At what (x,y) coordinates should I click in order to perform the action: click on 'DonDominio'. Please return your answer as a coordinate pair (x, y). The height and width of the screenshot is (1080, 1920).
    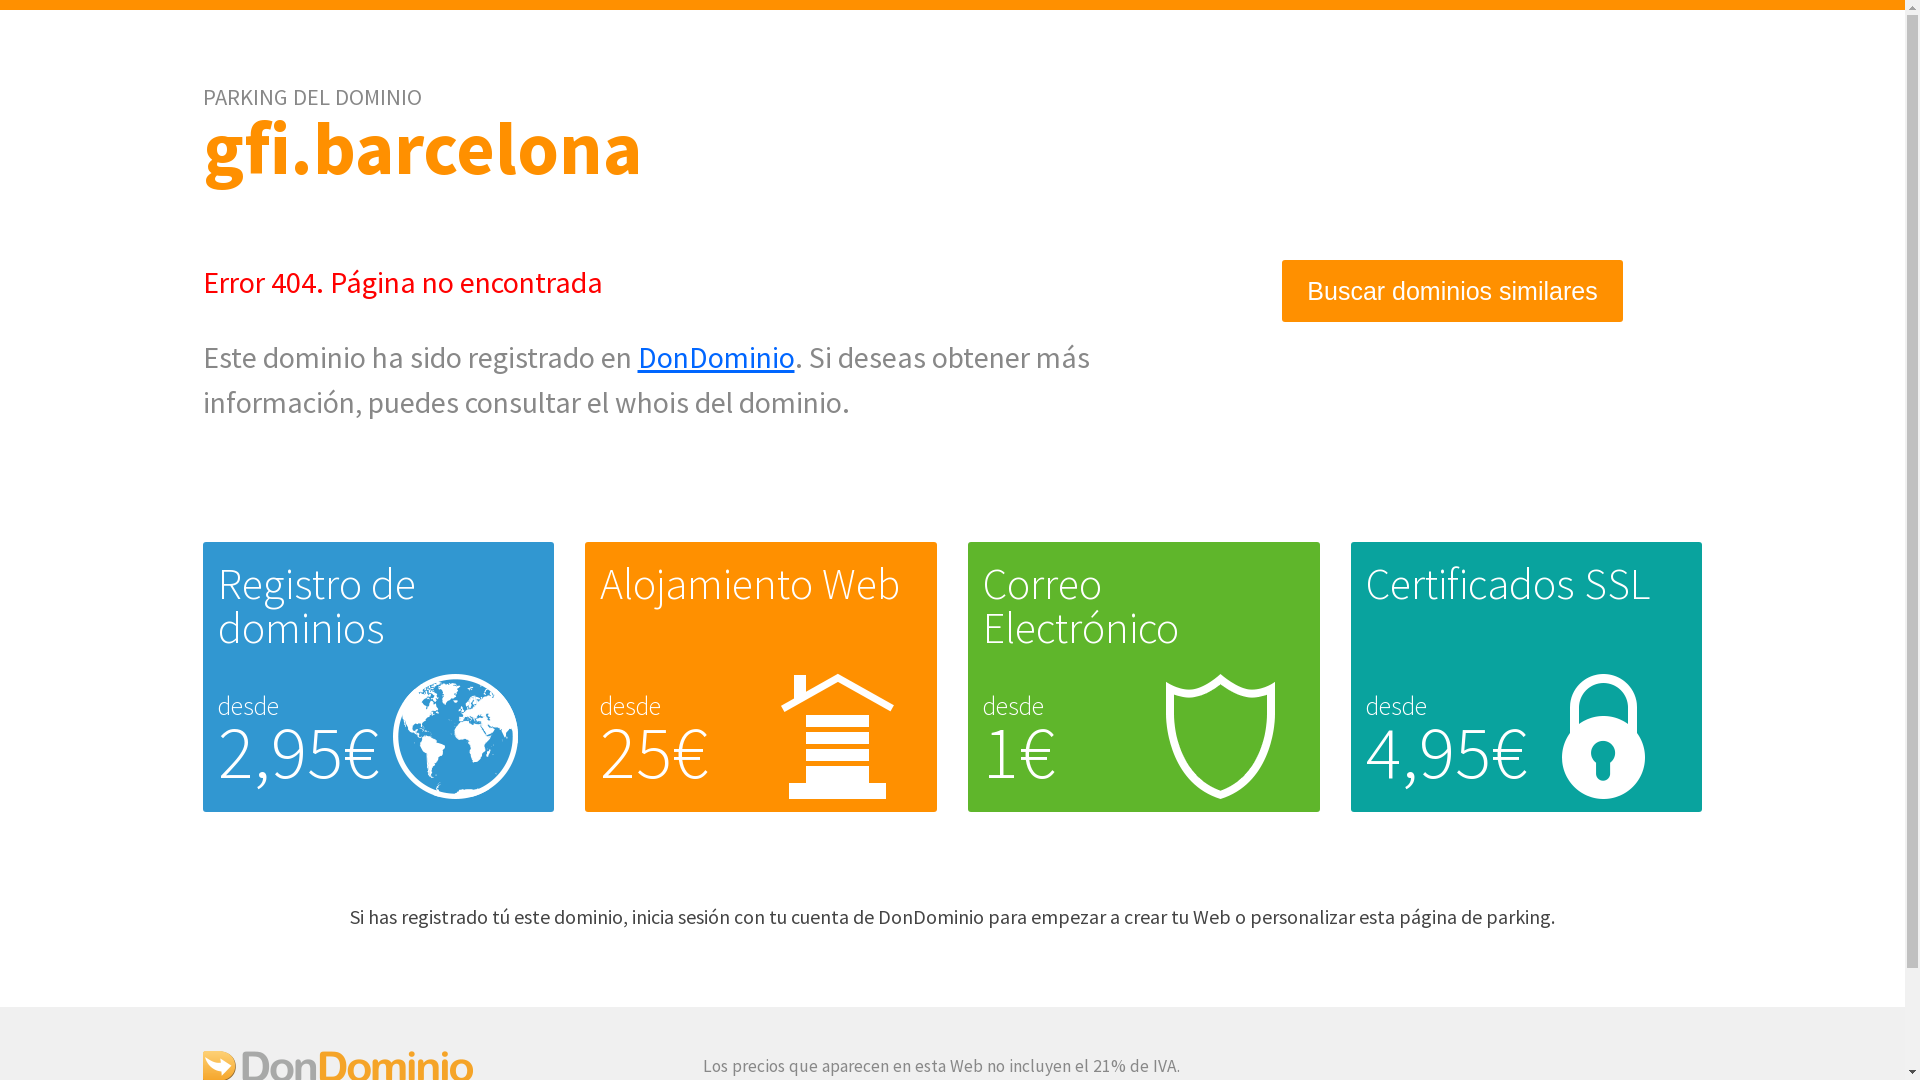
    Looking at the image, I should click on (716, 356).